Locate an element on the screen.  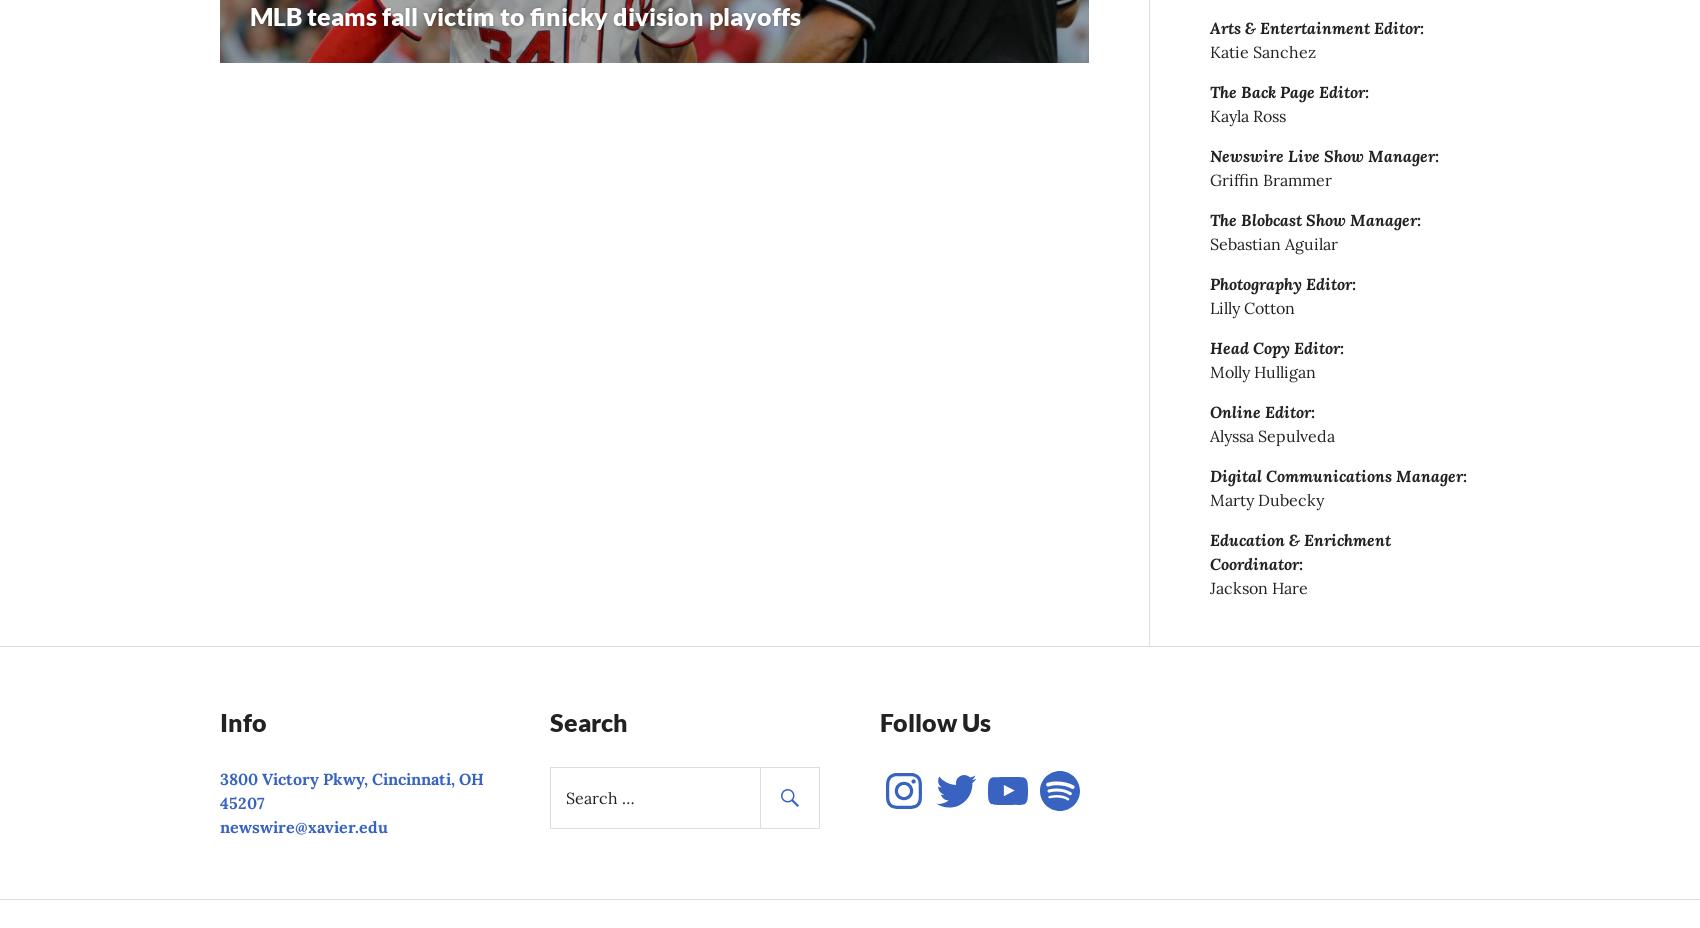
'Digital Communications Manager:' is located at coordinates (1338, 474).